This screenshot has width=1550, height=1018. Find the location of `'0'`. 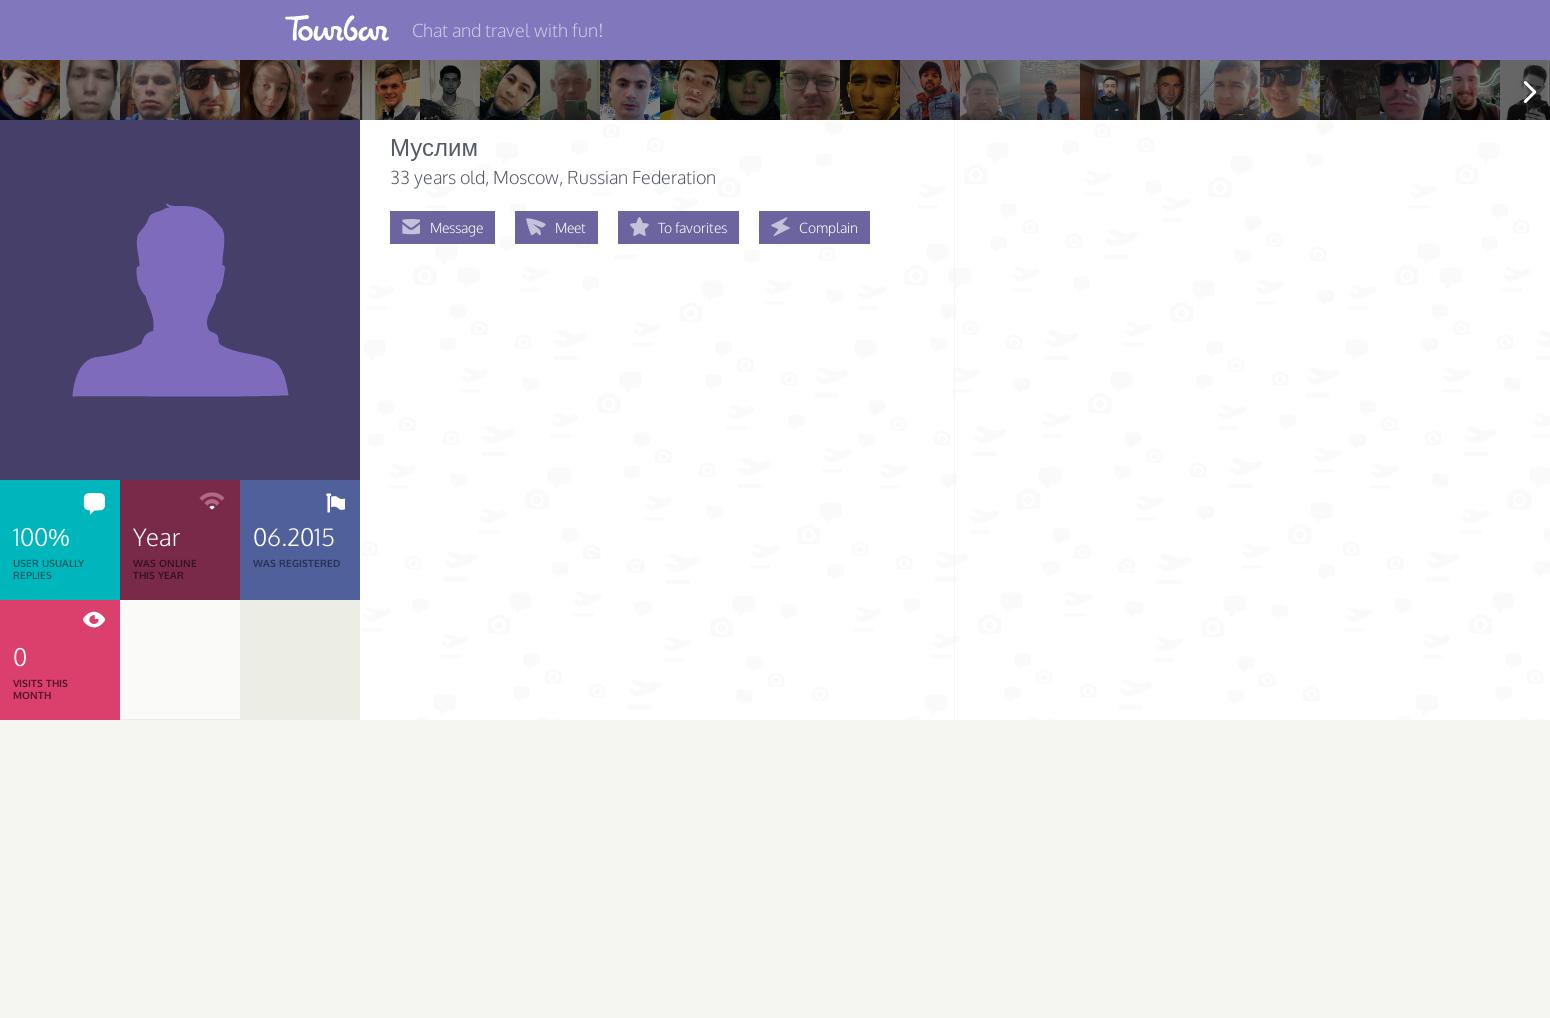

'0' is located at coordinates (18, 655).